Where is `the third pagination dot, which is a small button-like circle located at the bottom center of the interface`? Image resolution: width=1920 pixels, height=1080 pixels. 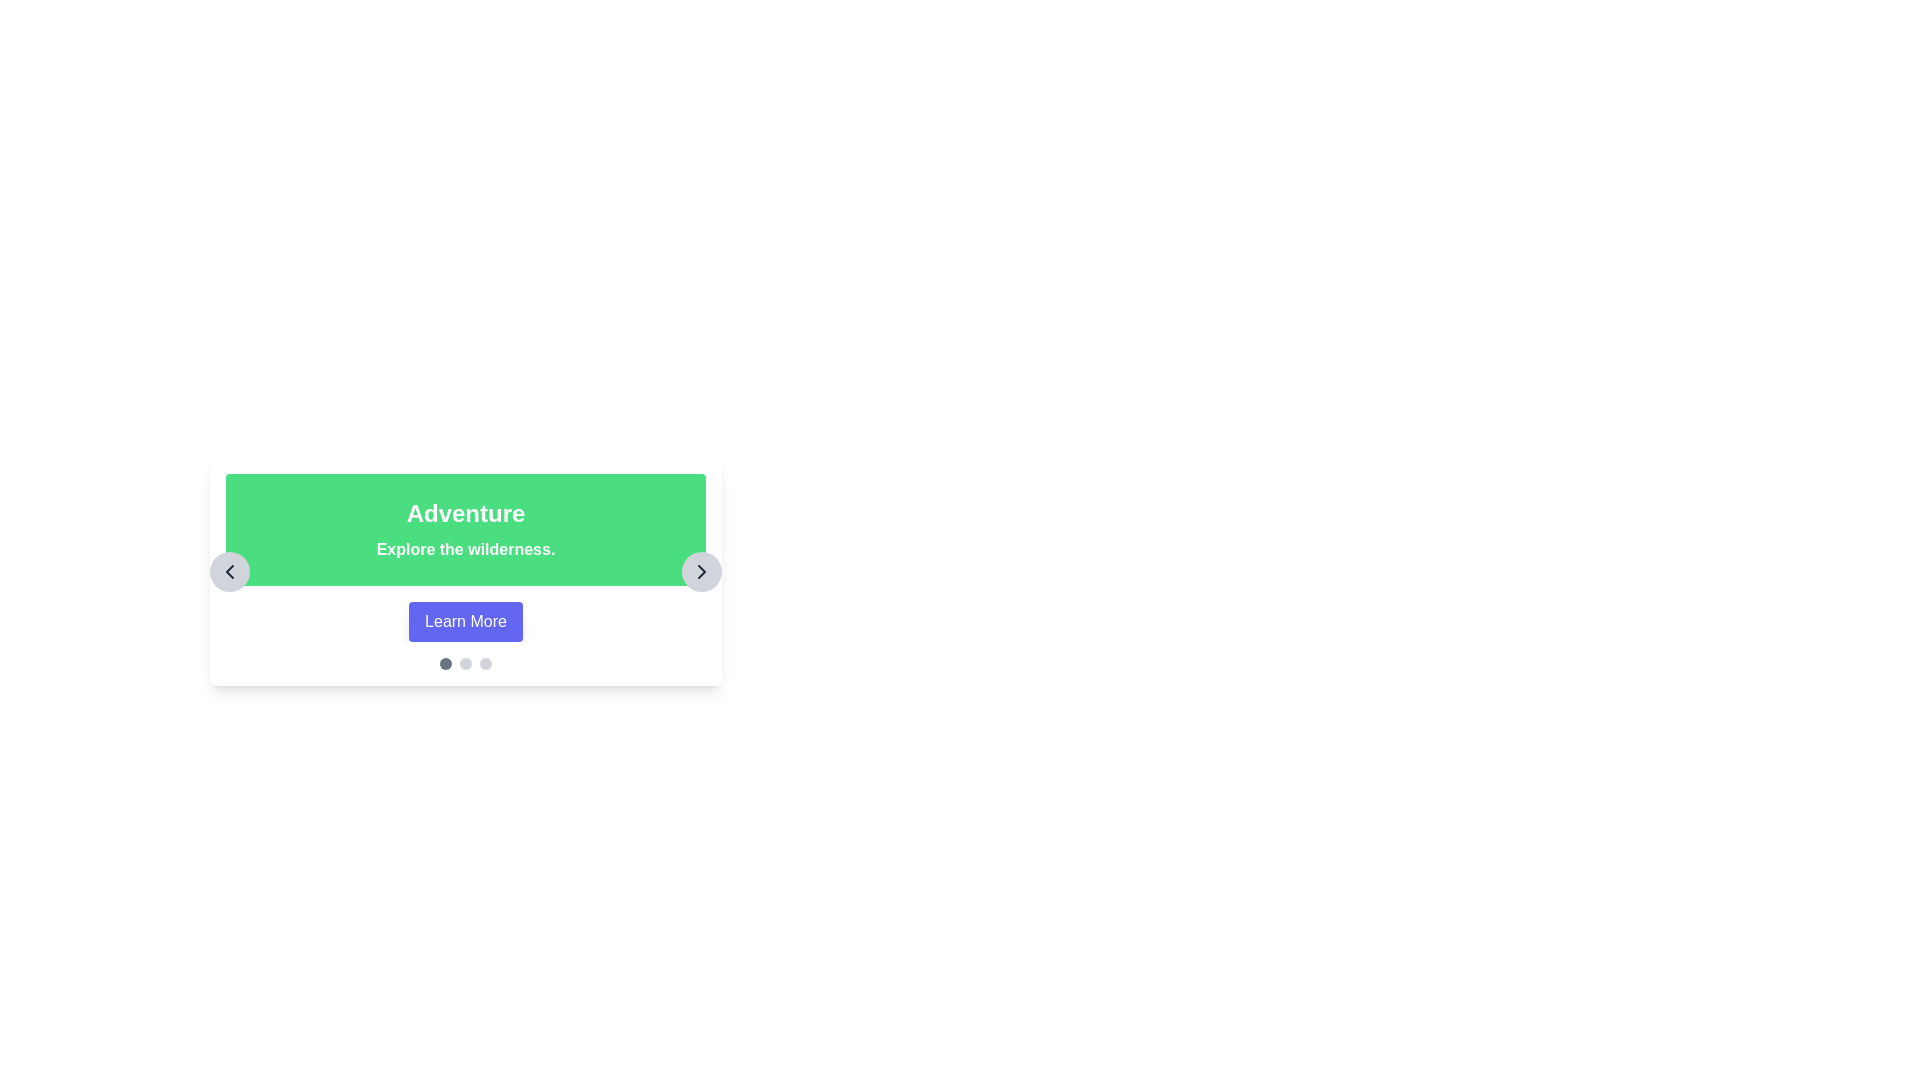
the third pagination dot, which is a small button-like circle located at the bottom center of the interface is located at coordinates (485, 663).